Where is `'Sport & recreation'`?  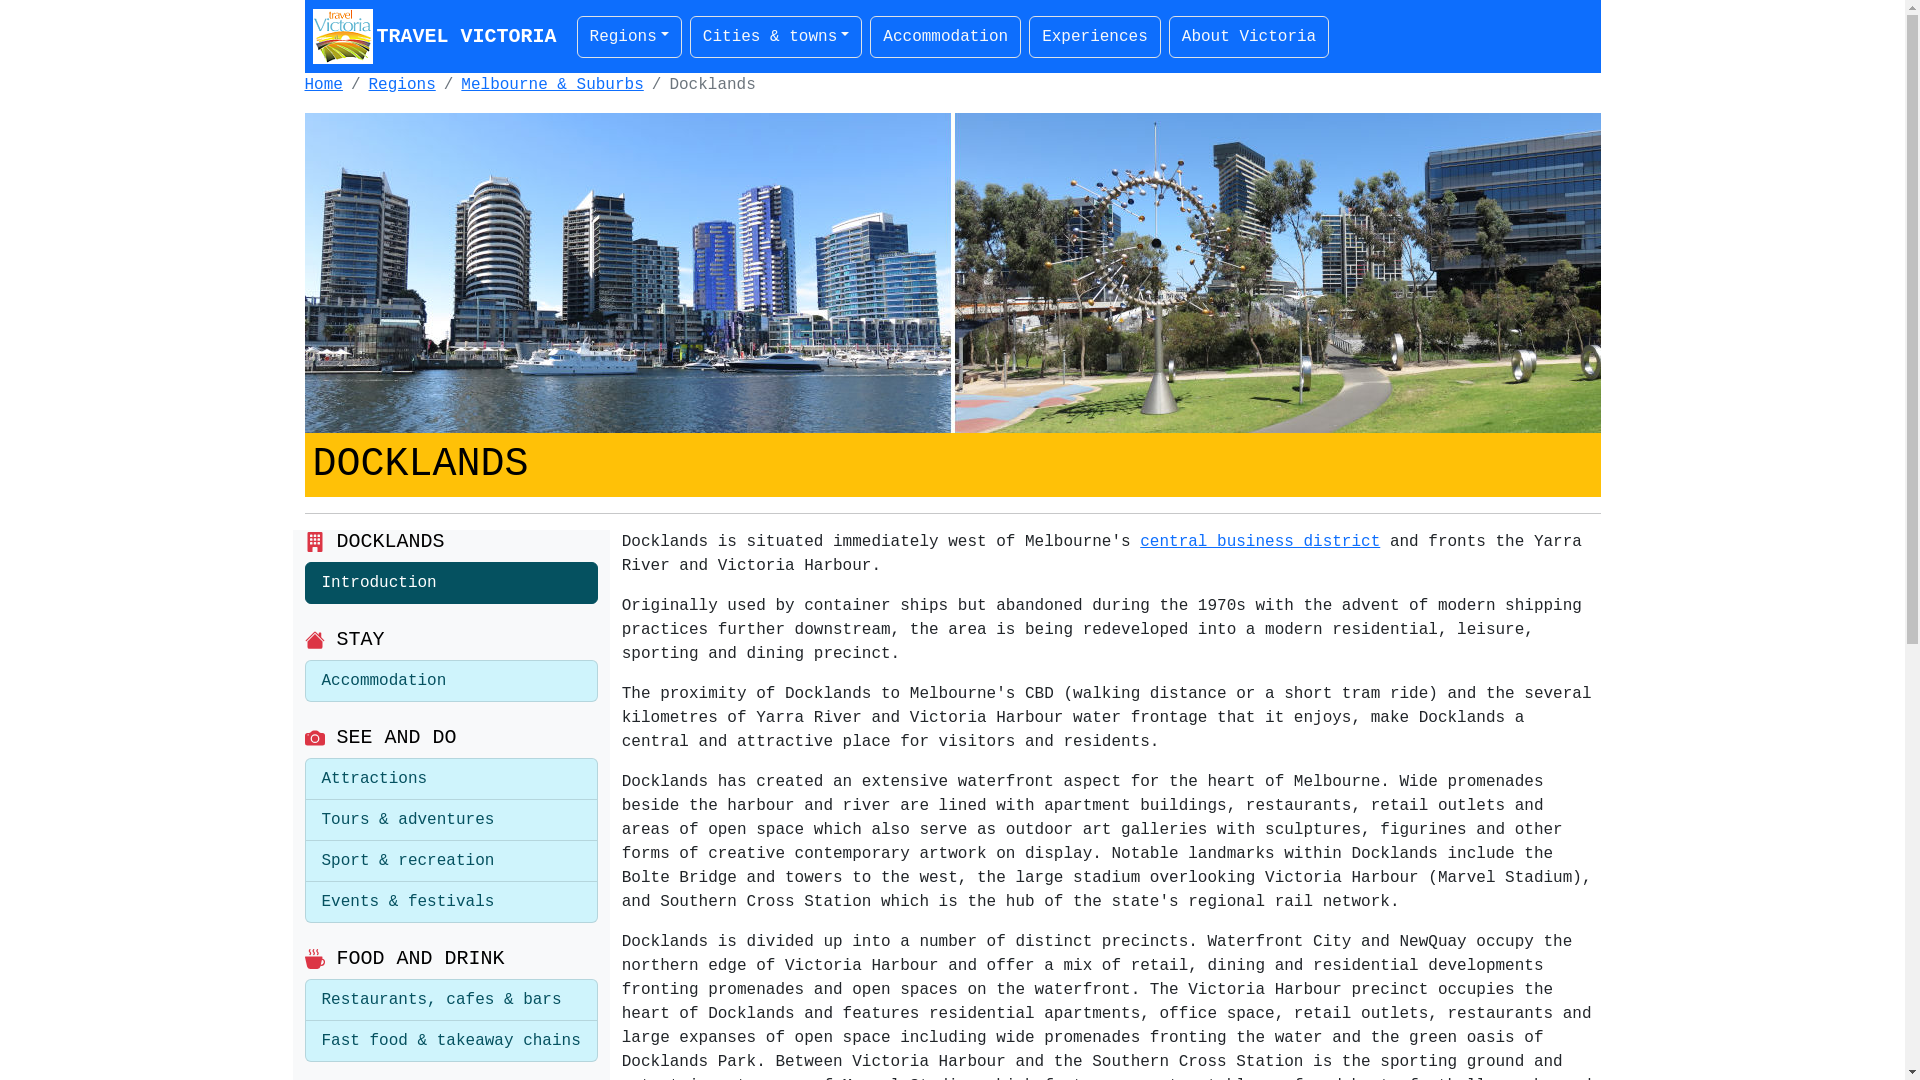 'Sport & recreation' is located at coordinates (449, 860).